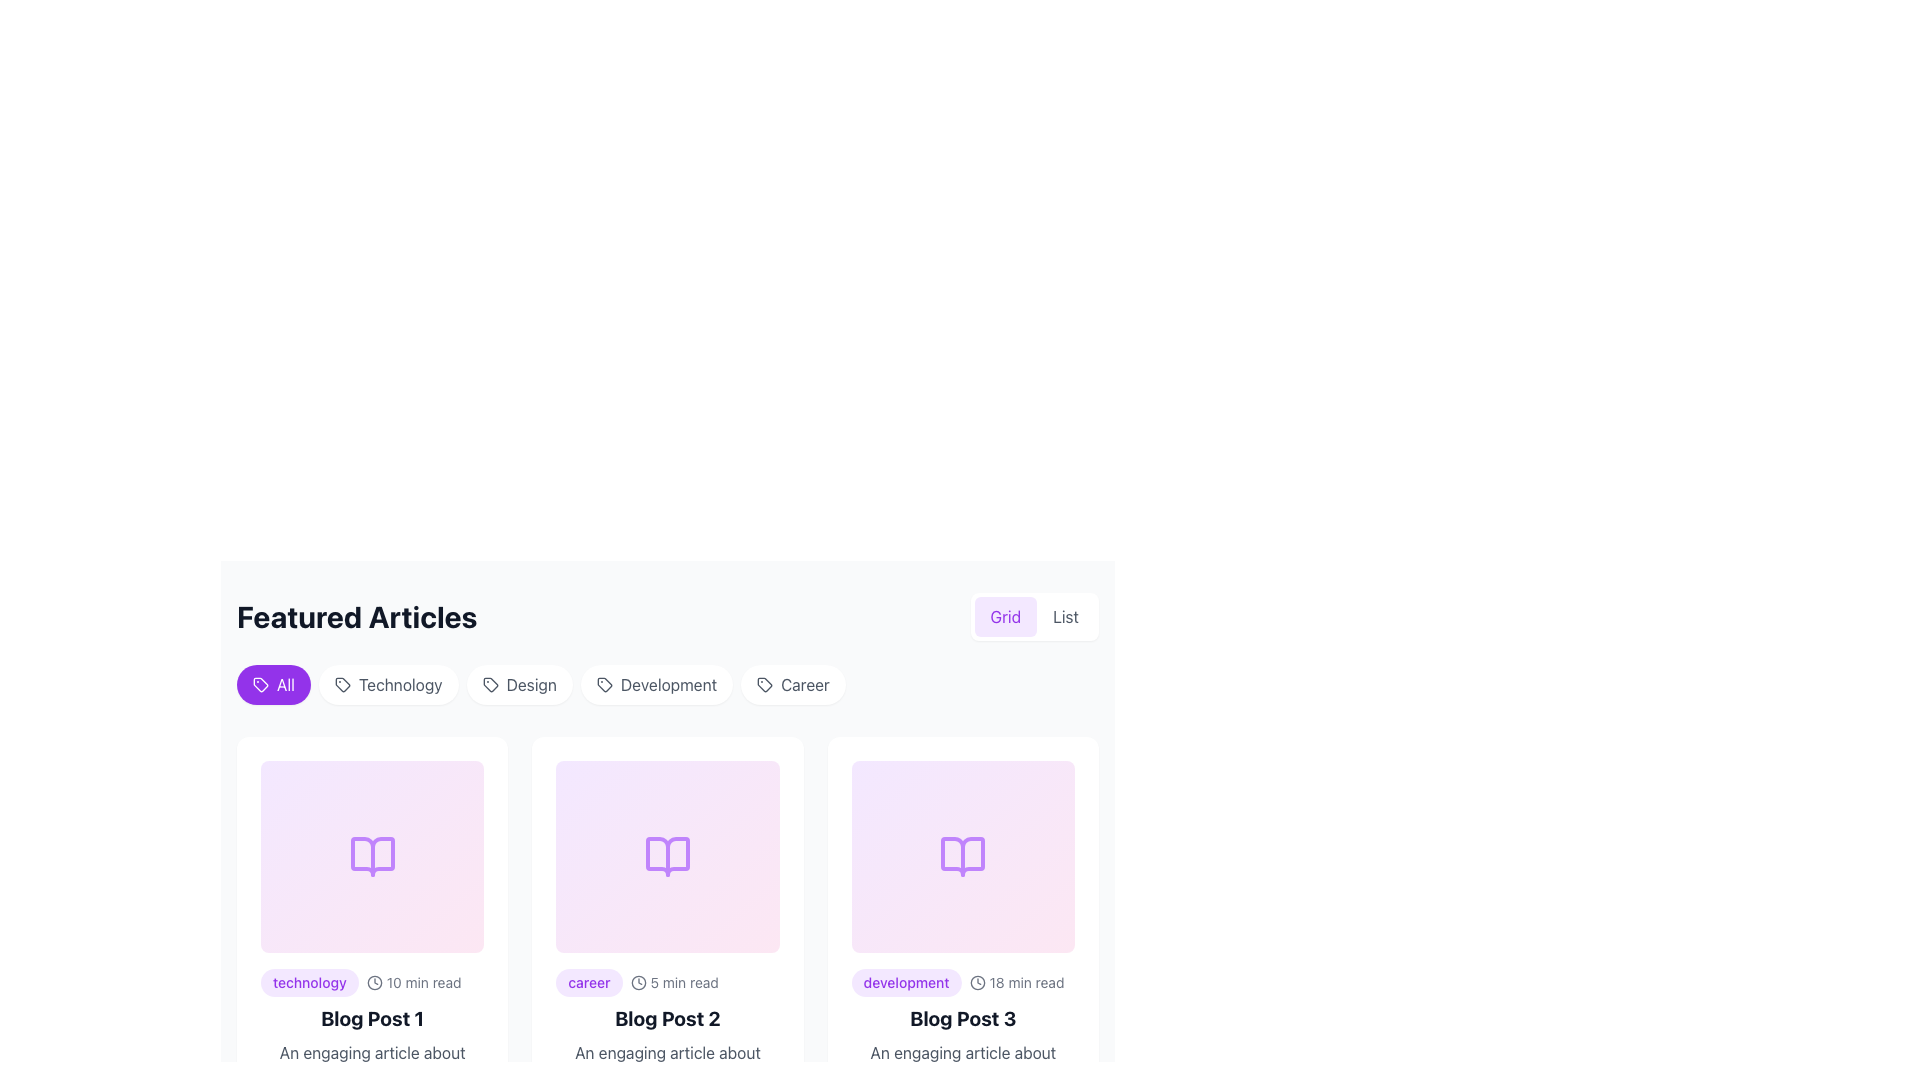  What do you see at coordinates (1005, 616) in the screenshot?
I see `the toggle button located in the top-right of the visible interface` at bounding box center [1005, 616].